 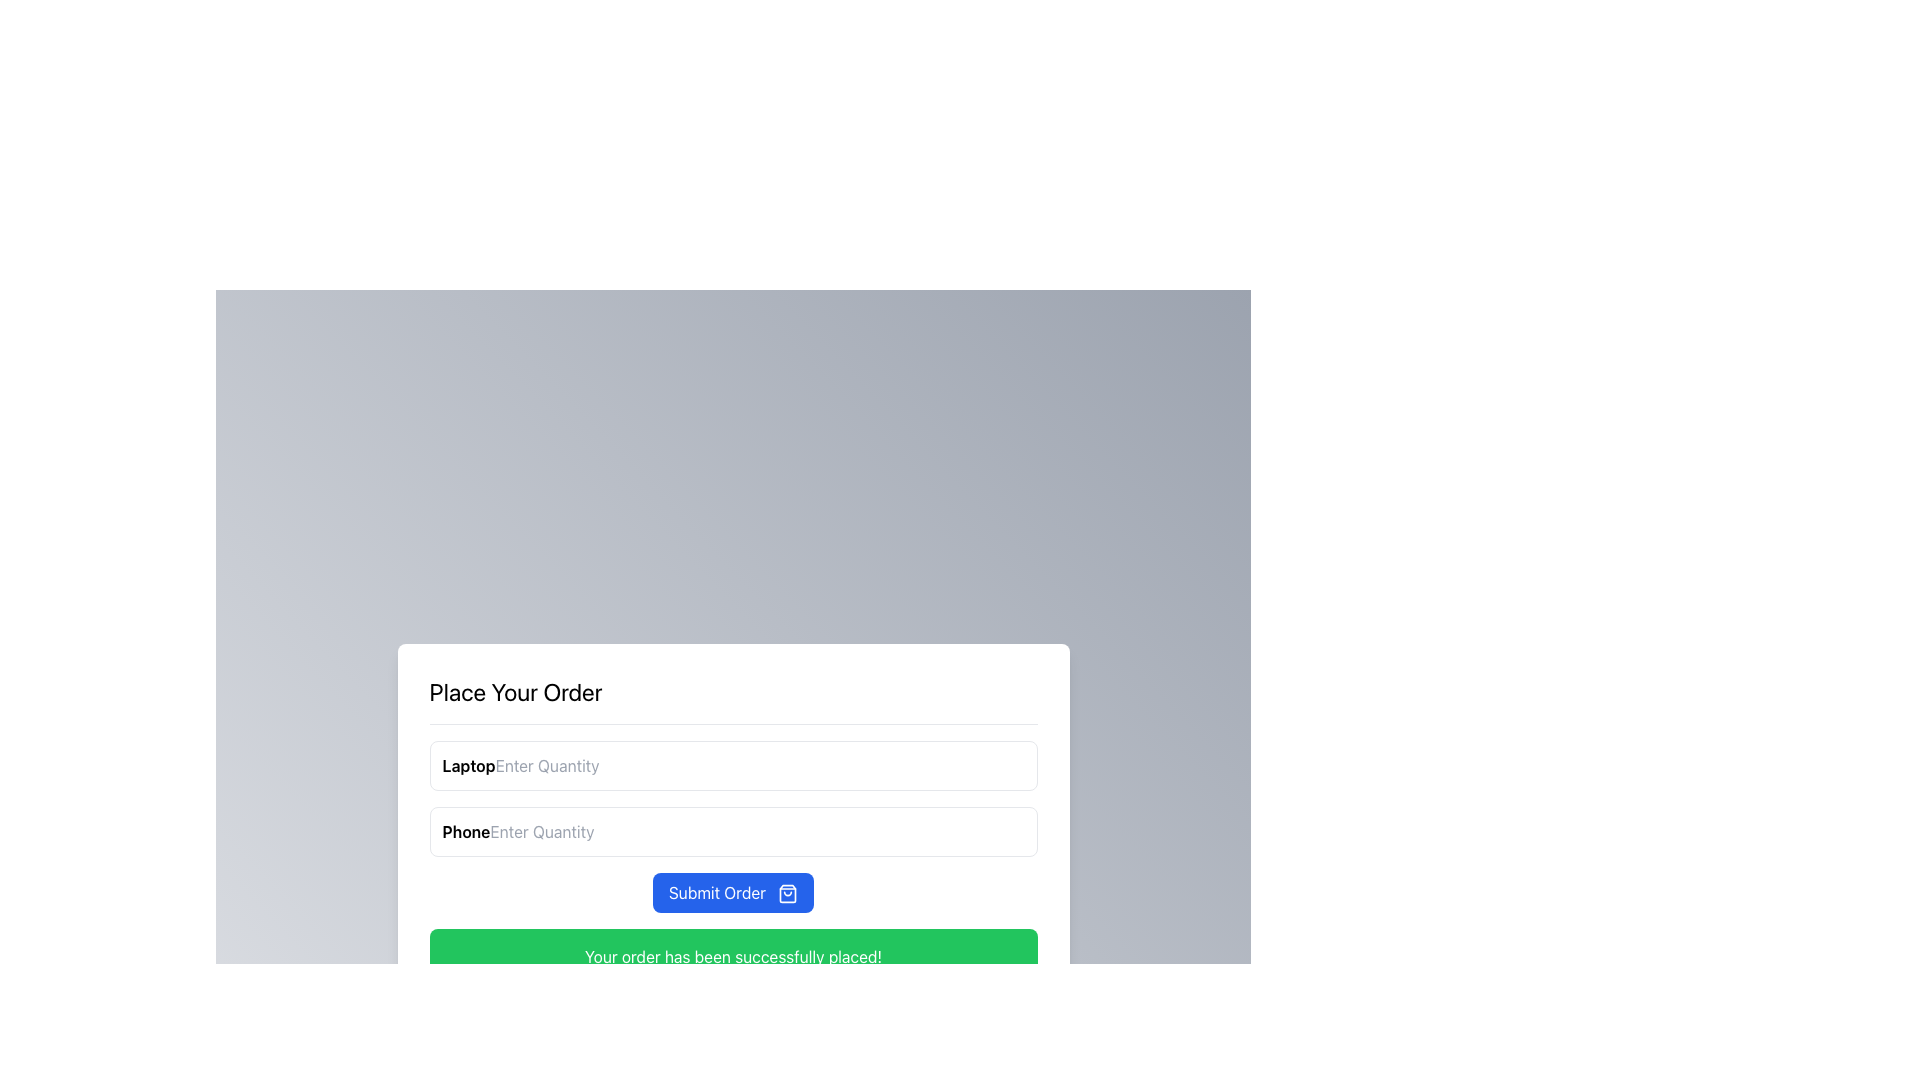 What do you see at coordinates (732, 831) in the screenshot?
I see `the quantity input field labeled 'Phone' to focus on it` at bounding box center [732, 831].